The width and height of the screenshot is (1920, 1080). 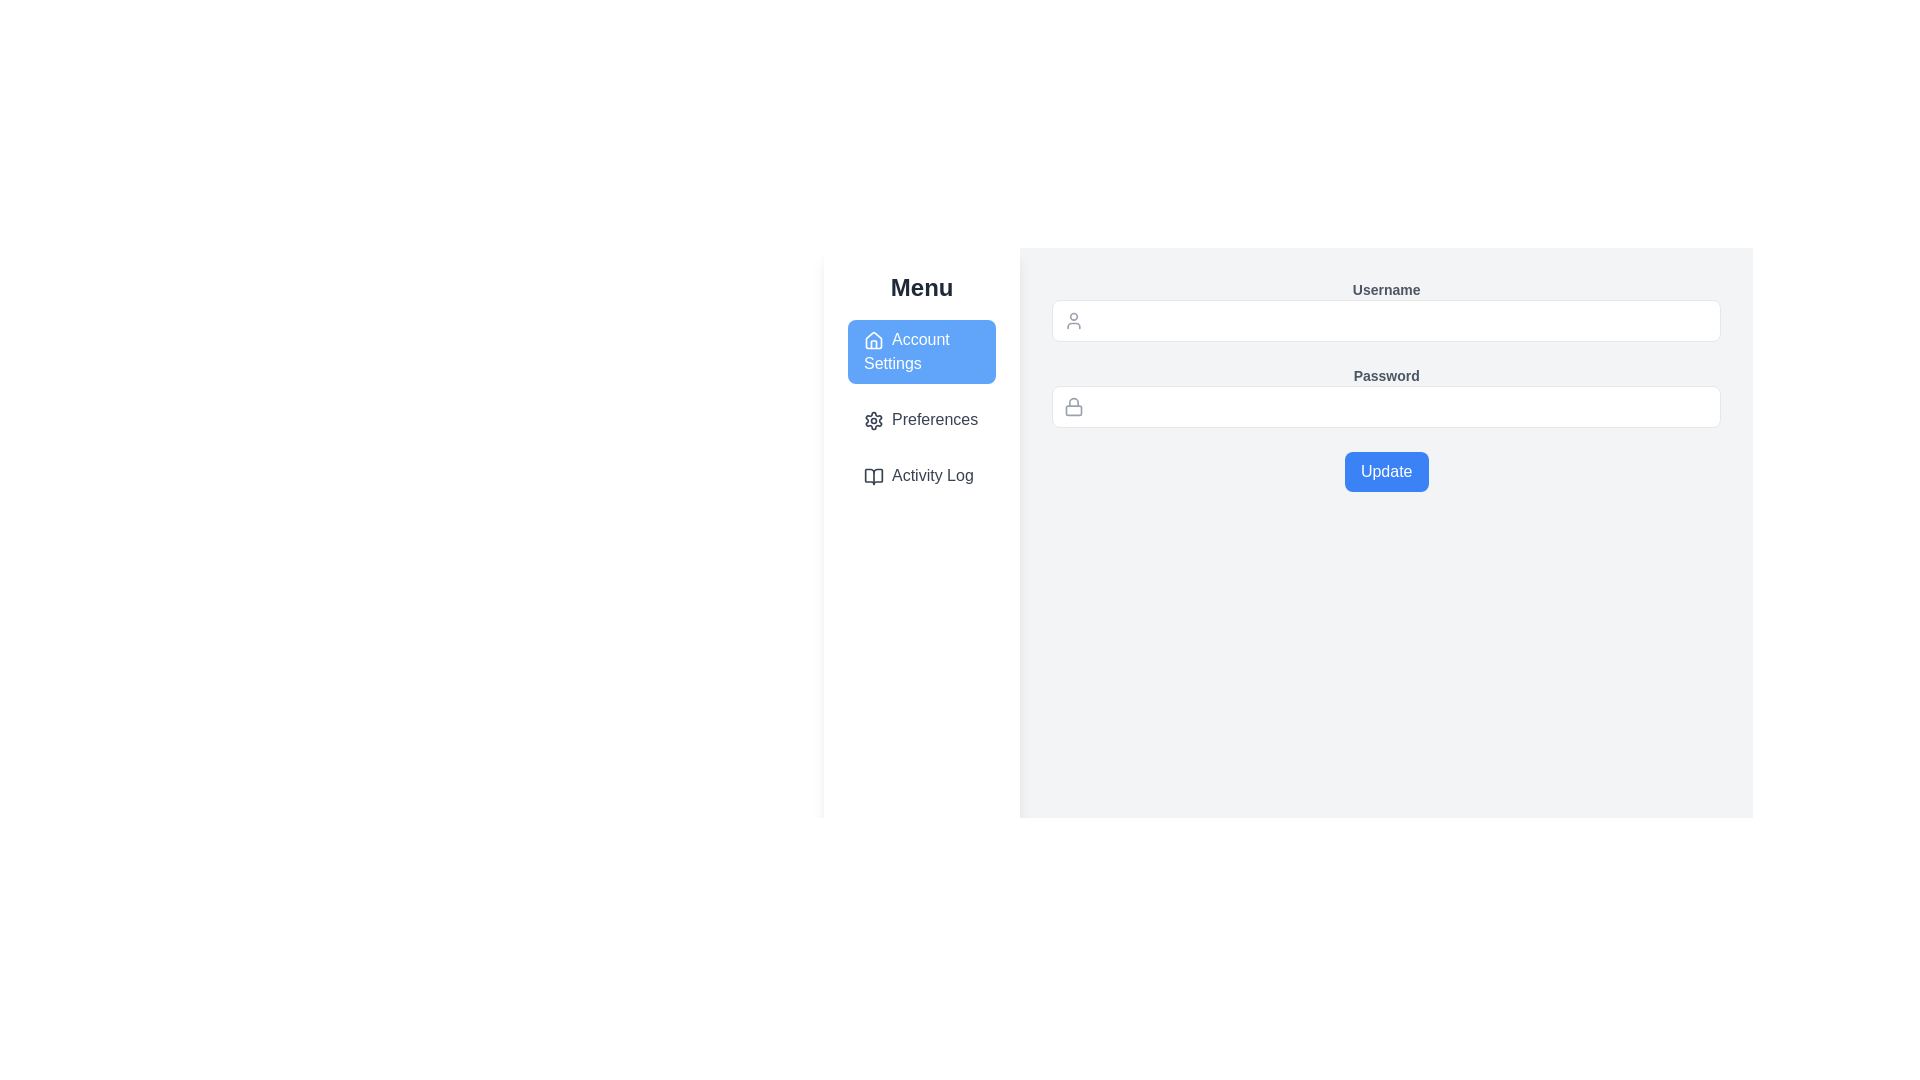 What do you see at coordinates (1385, 319) in the screenshot?
I see `the username input field located directly beneath the 'Username' label in the user form` at bounding box center [1385, 319].